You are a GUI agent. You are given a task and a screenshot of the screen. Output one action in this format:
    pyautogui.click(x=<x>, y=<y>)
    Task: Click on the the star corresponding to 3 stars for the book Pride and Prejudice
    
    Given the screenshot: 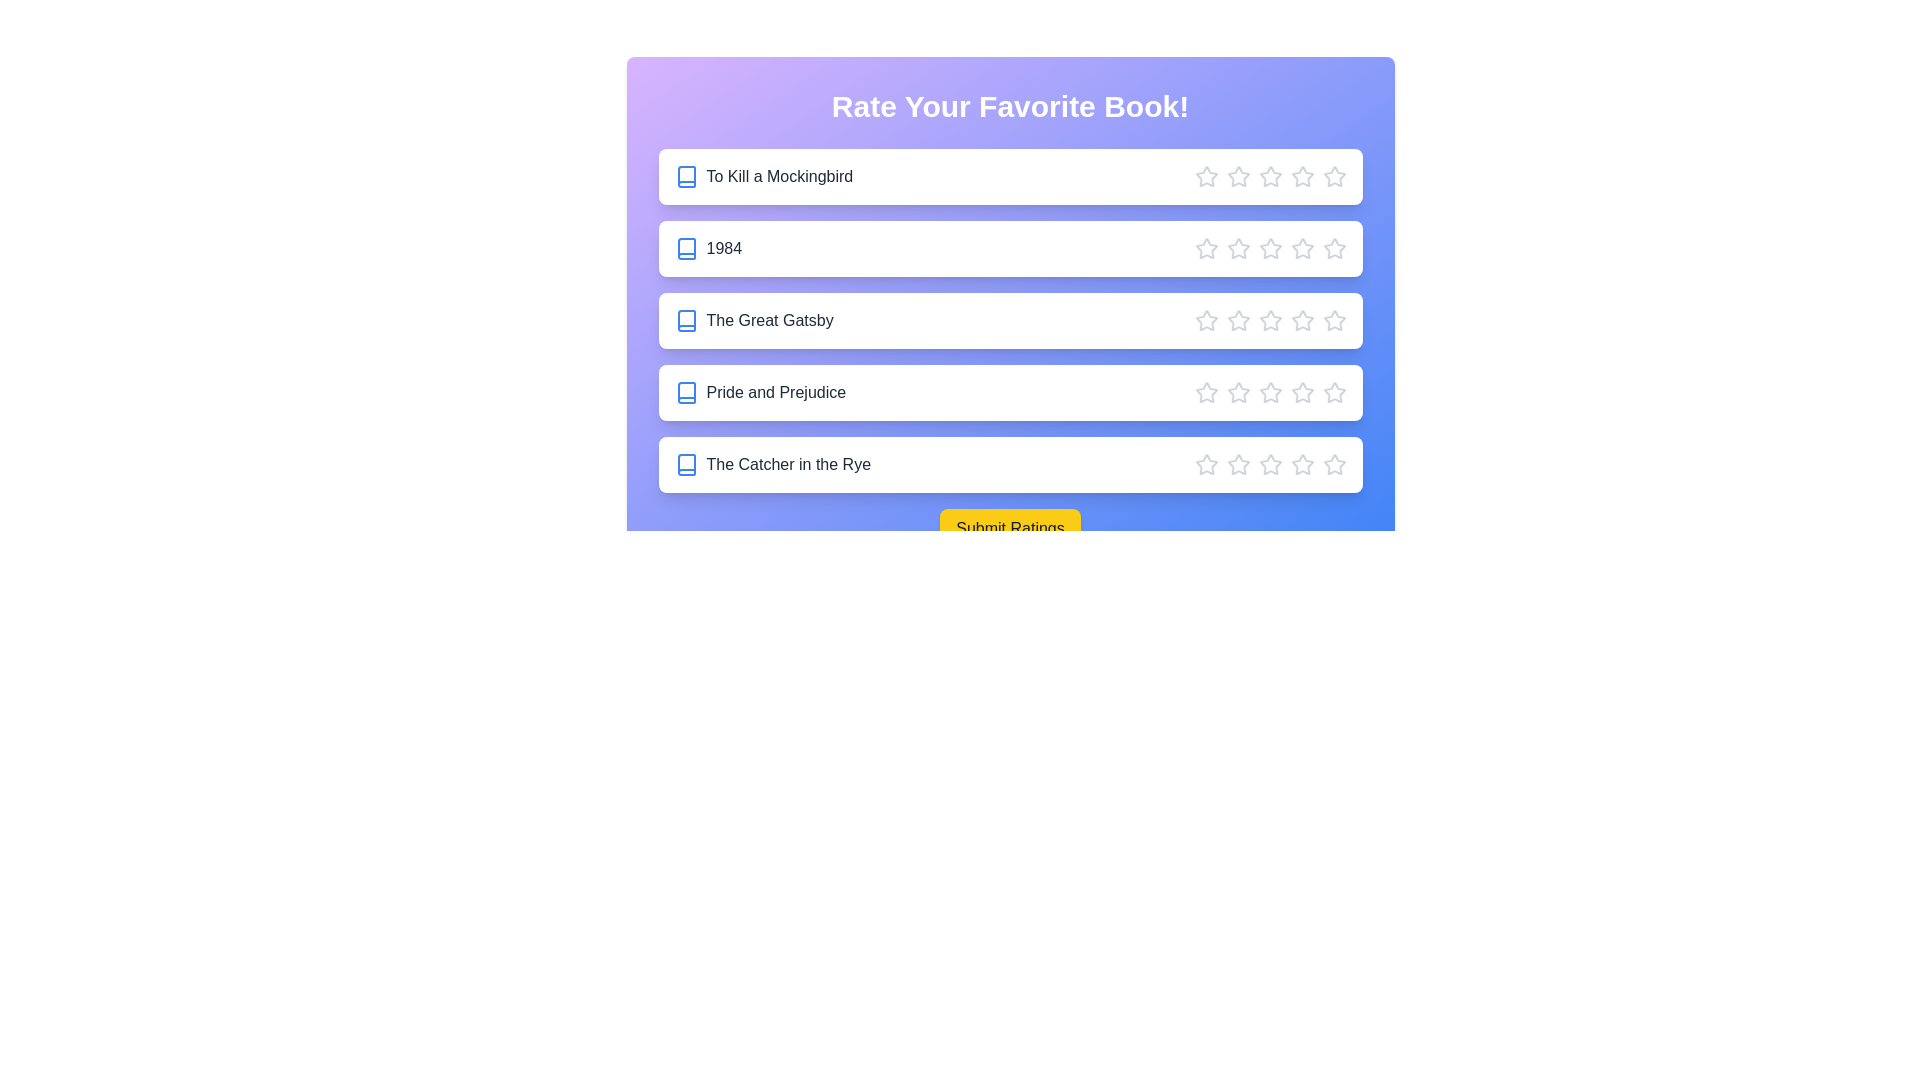 What is the action you would take?
    pyautogui.click(x=1269, y=393)
    